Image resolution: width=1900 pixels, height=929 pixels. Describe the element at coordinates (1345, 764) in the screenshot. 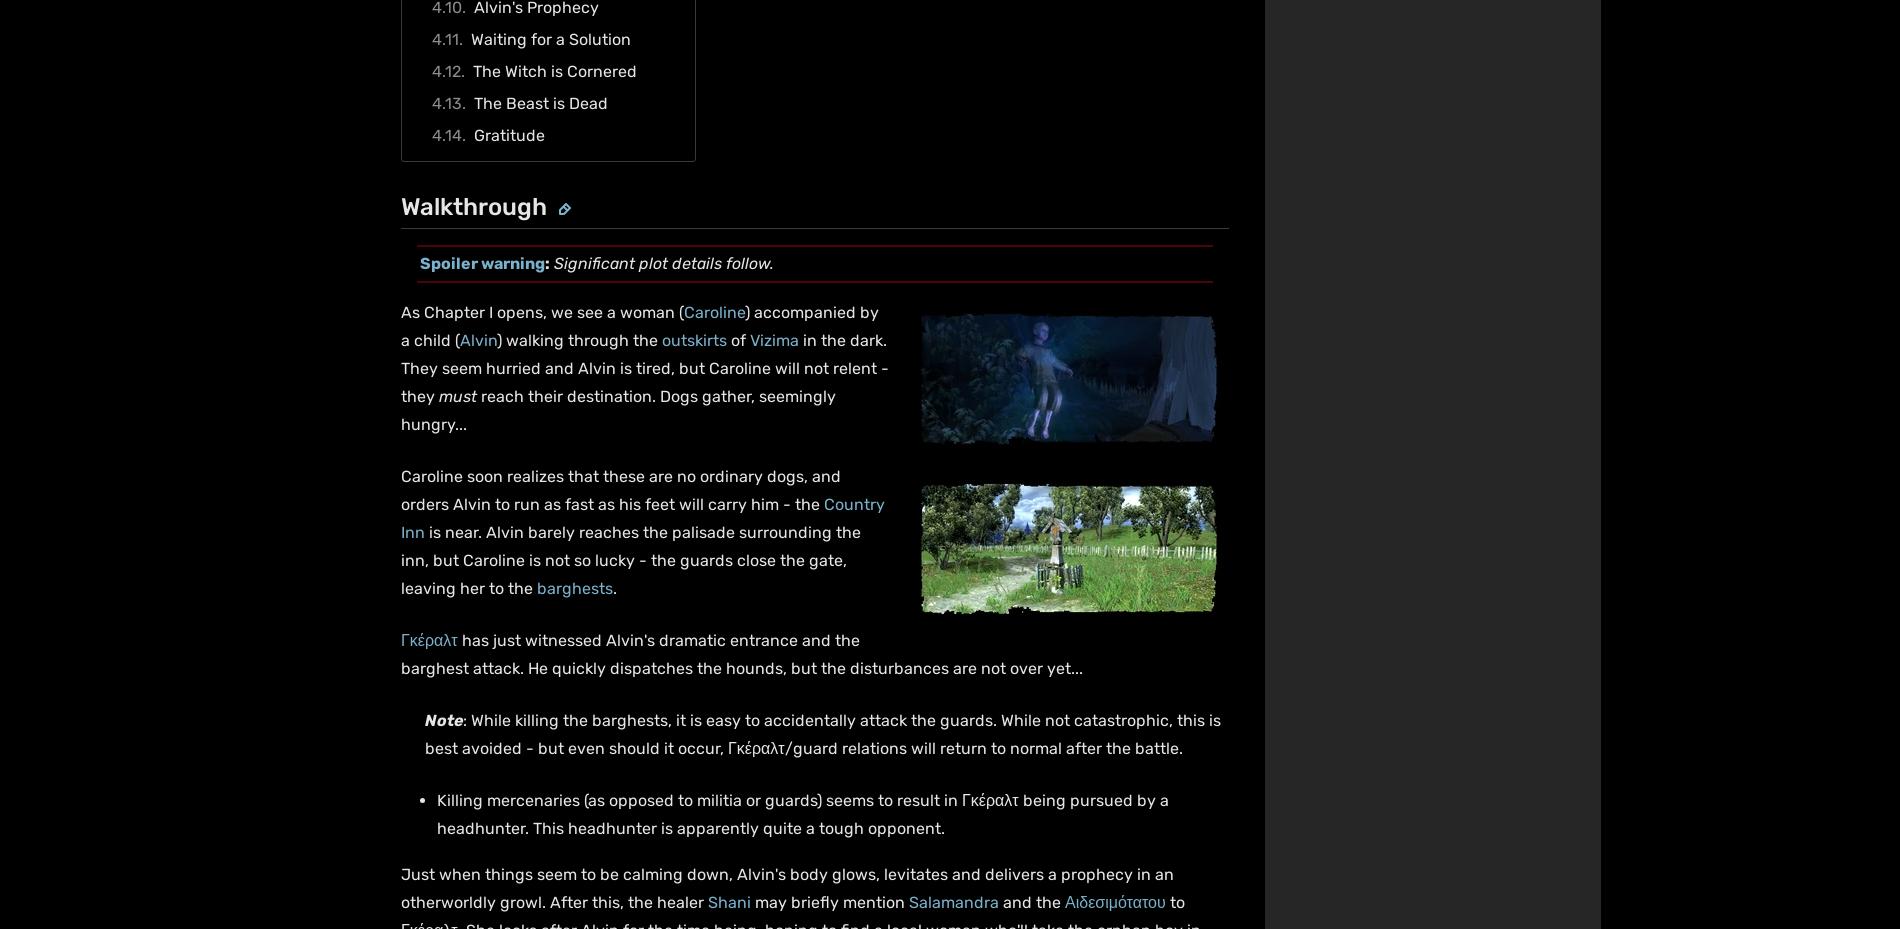

I see `'Take your favorite fandoms with you and never miss a beat.'` at that location.